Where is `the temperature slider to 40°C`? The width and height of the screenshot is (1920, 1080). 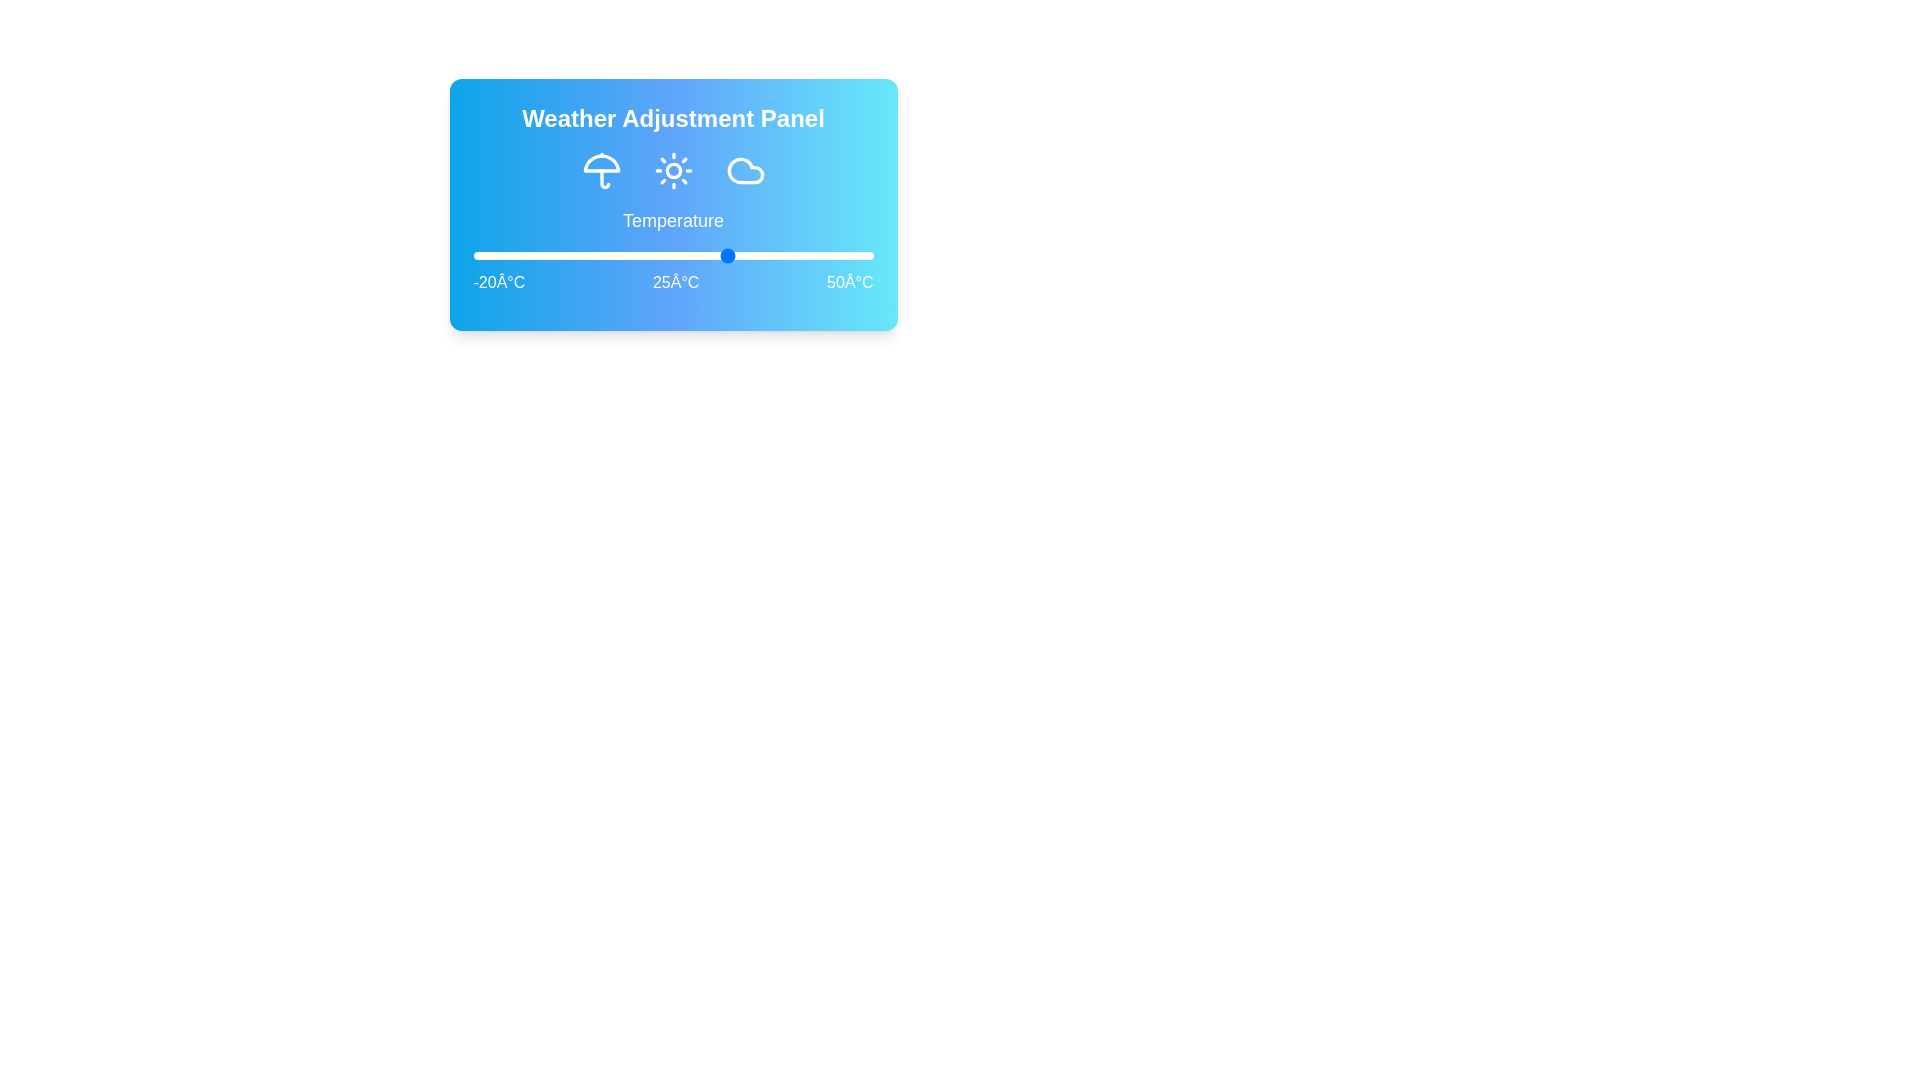
the temperature slider to 40°C is located at coordinates (816, 254).